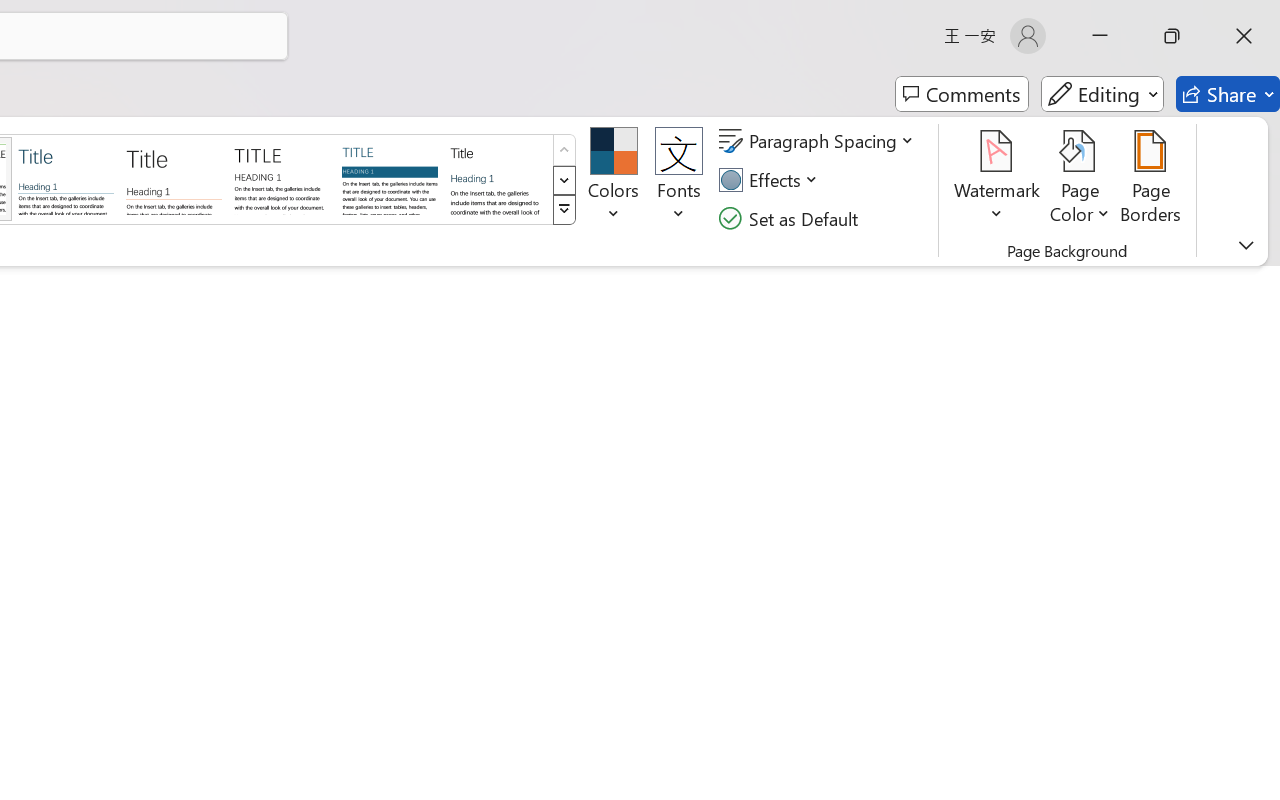  I want to click on 'Row up', so click(563, 150).